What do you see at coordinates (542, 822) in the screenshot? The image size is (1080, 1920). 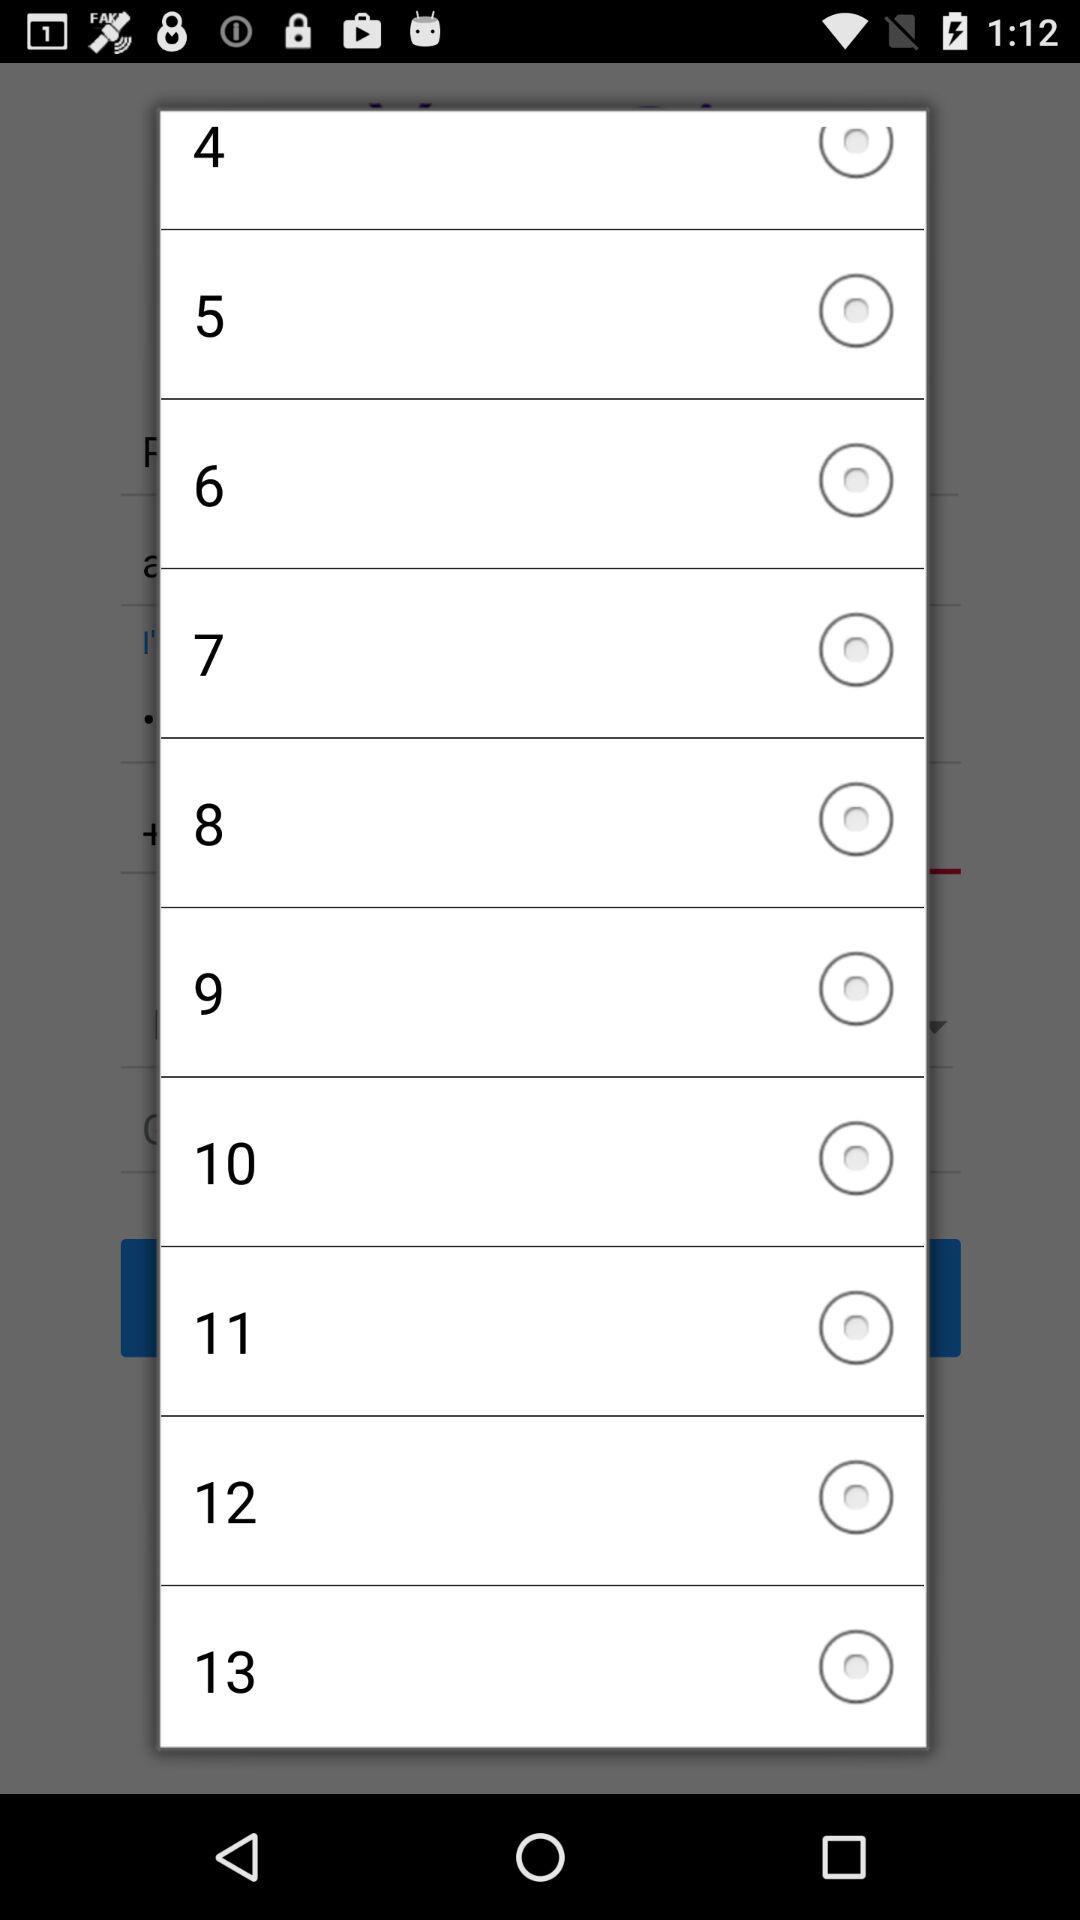 I see `8 checkbox` at bounding box center [542, 822].